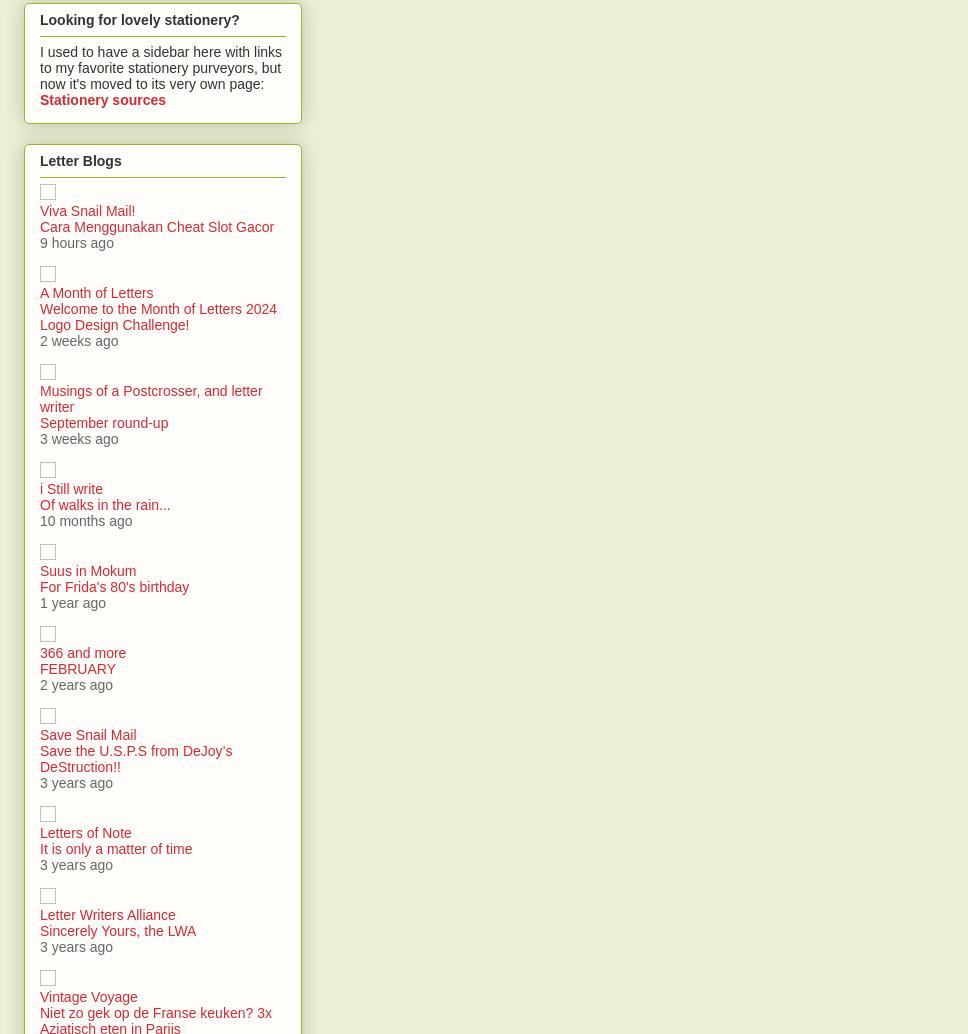  Describe the element at coordinates (114, 587) in the screenshot. I see `'For Frida's 80's birthday'` at that location.